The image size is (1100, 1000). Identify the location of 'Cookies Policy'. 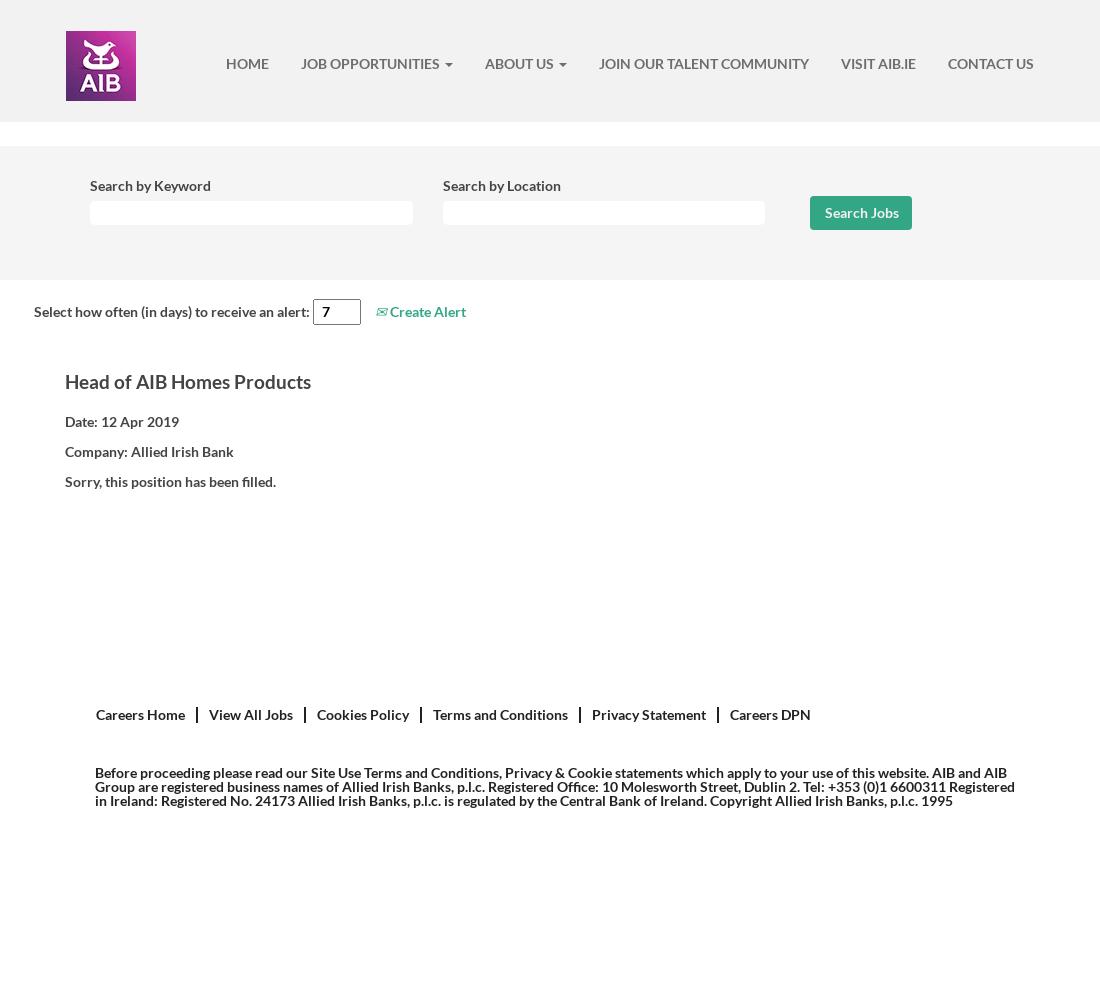
(363, 713).